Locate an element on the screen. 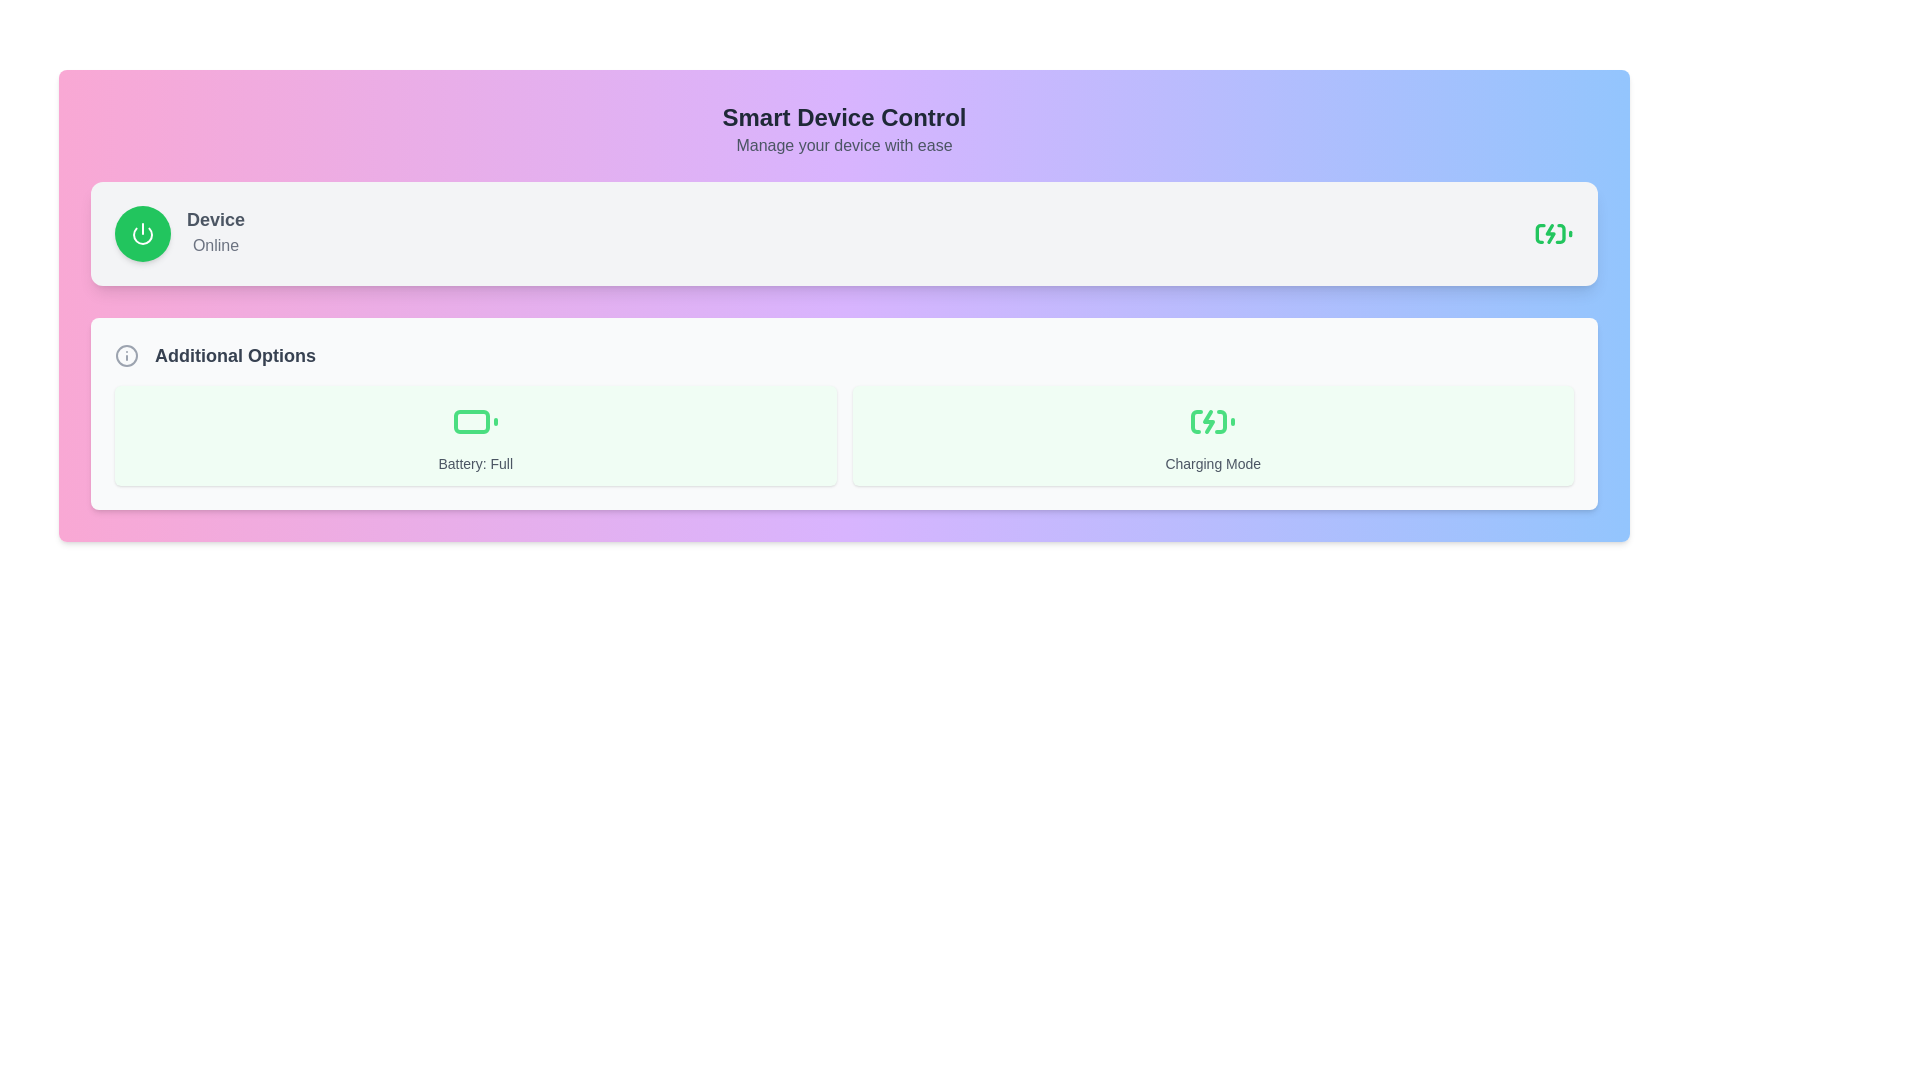 The image size is (1920, 1080). the SVG circle element that serves as a visual cue for the 'Additional Options' section, located at the top-left corner adjacent to the section's header text is located at coordinates (125, 354).